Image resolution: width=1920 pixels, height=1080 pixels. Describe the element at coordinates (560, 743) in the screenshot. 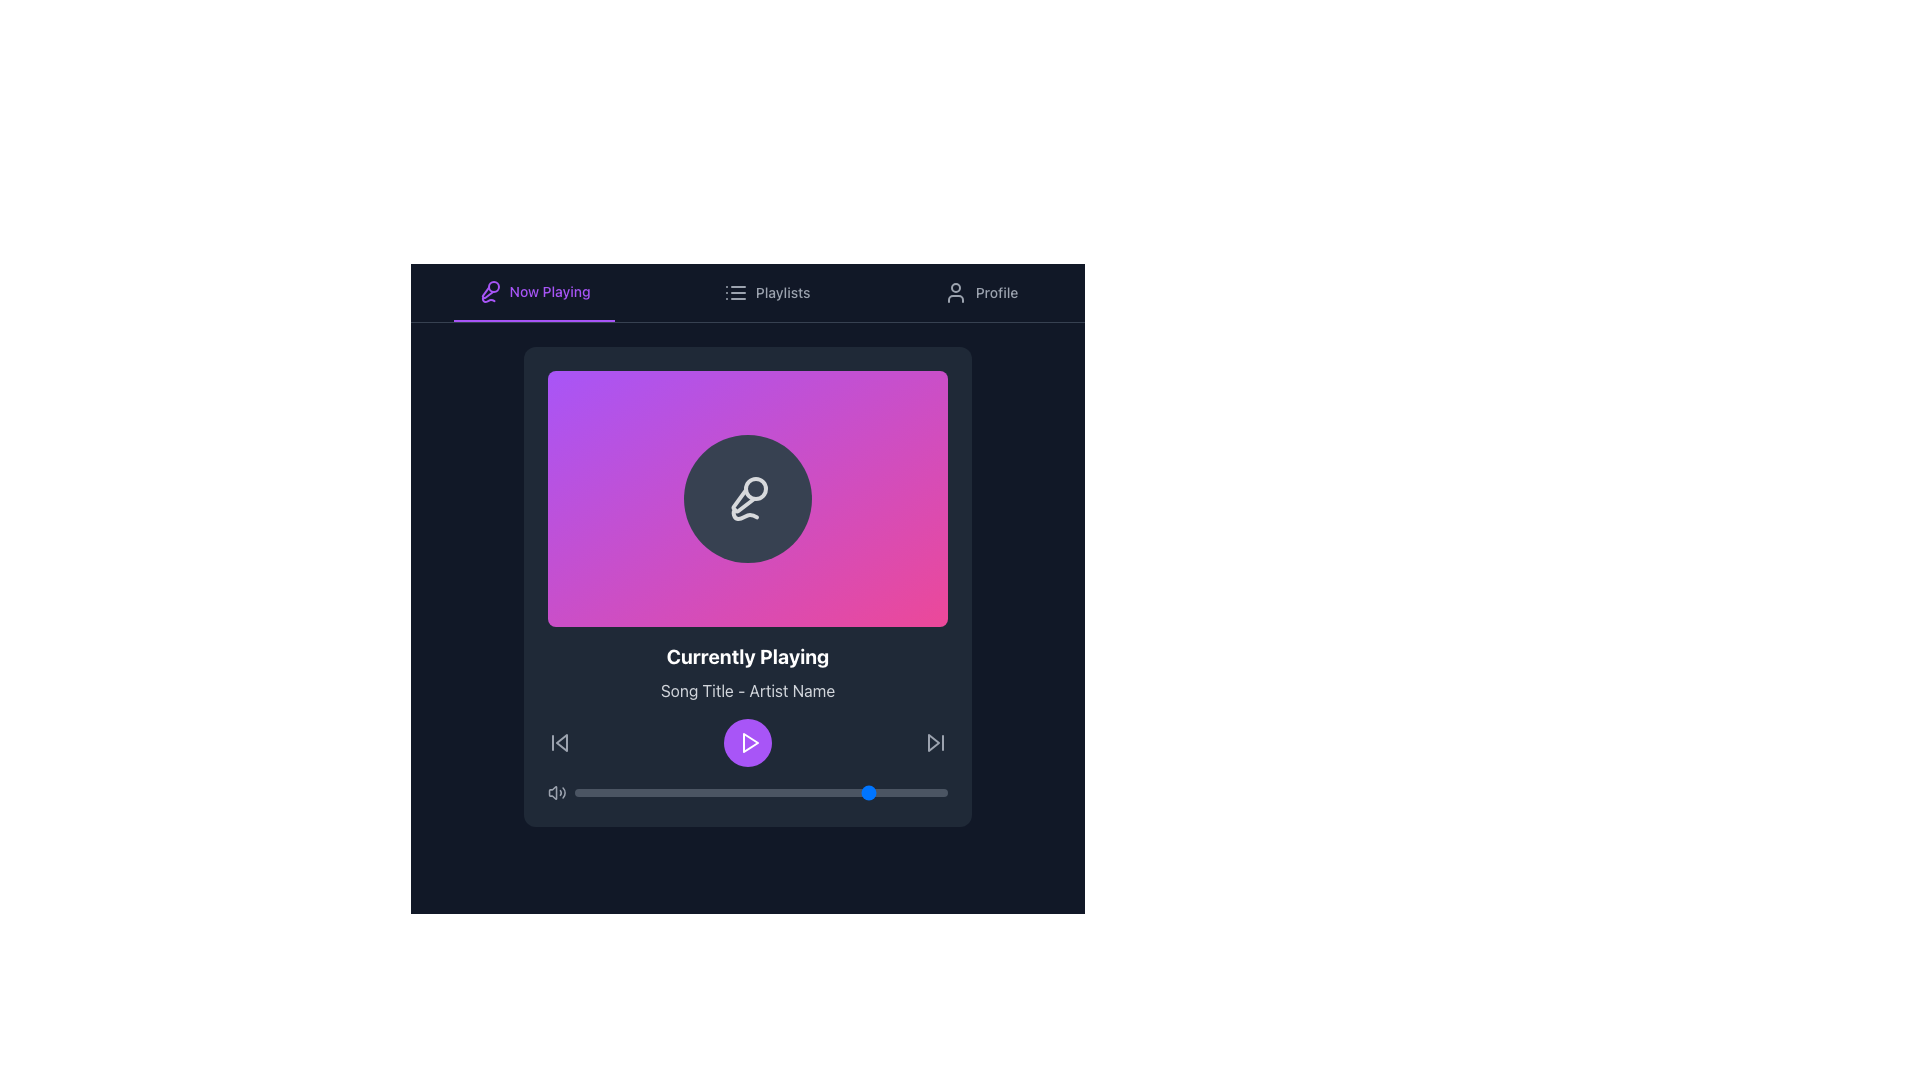

I see `the arrowhead icon in the playback control area to skip to the previous track` at that location.